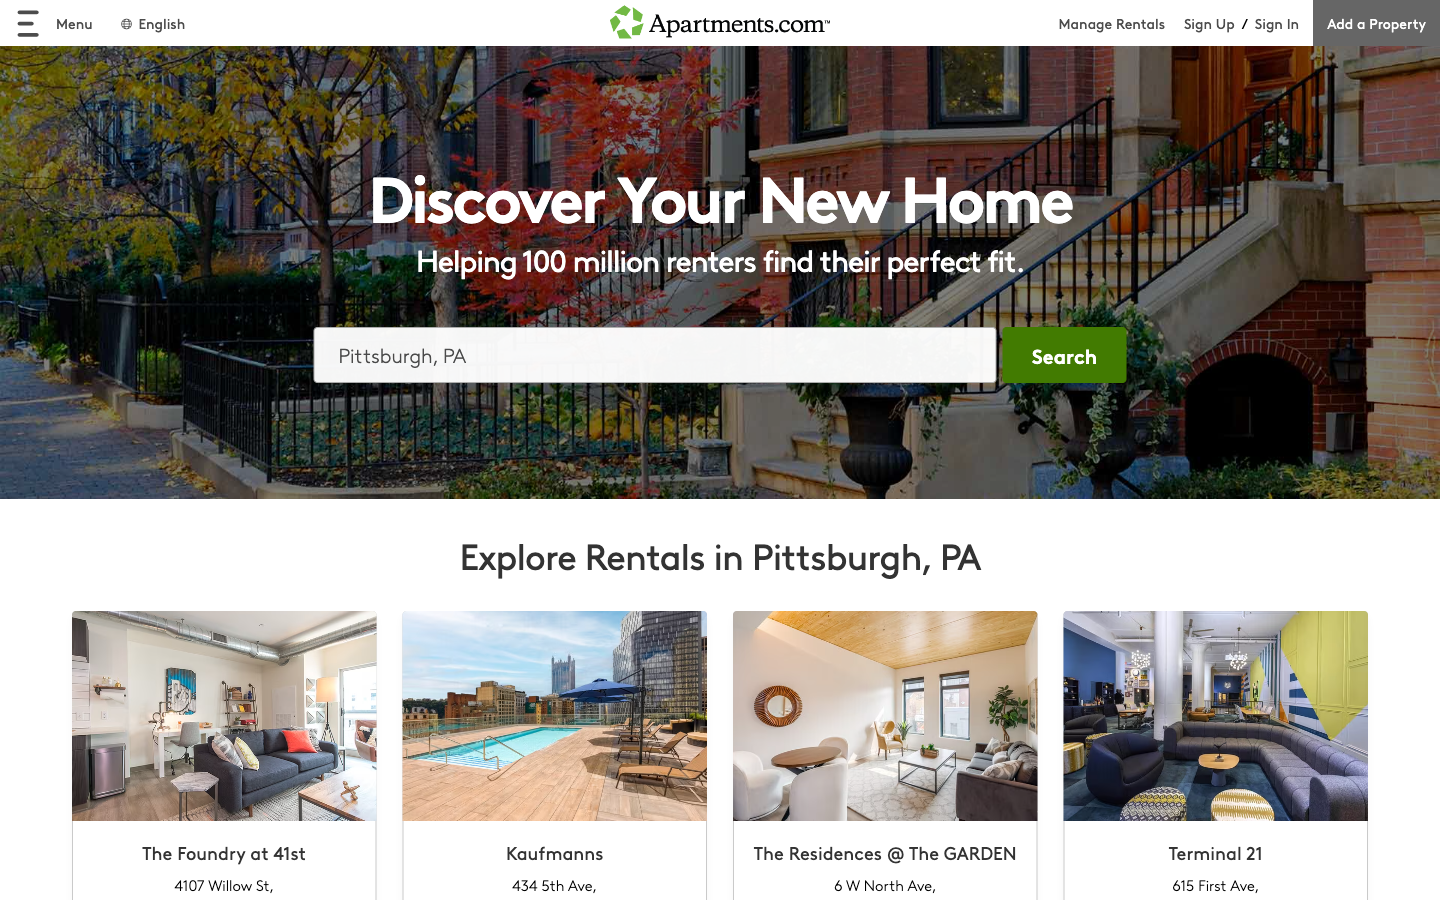 The width and height of the screenshot is (1440, 900). What do you see at coordinates (1120, 22) in the screenshot?
I see `manage rentals` at bounding box center [1120, 22].